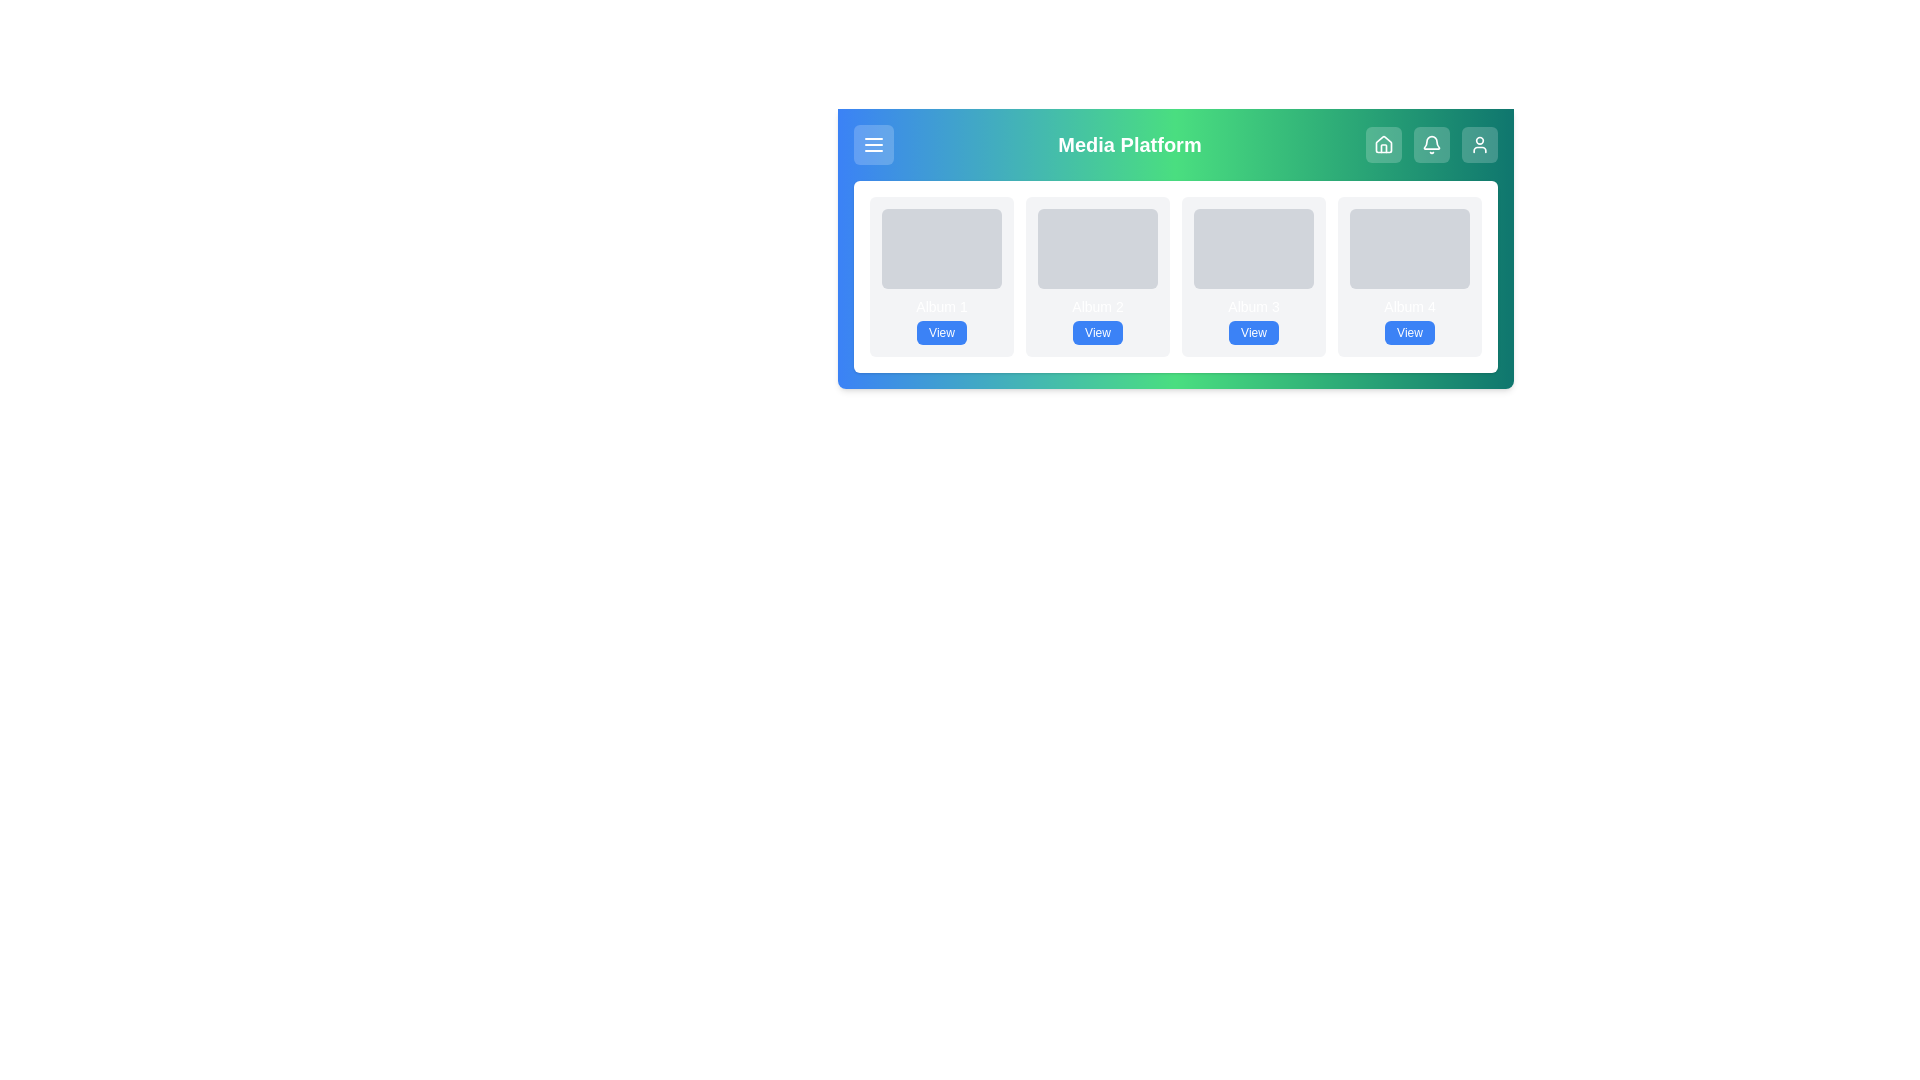 The image size is (1920, 1080). Describe the element at coordinates (940, 331) in the screenshot. I see `the 'View' button for album 1` at that location.